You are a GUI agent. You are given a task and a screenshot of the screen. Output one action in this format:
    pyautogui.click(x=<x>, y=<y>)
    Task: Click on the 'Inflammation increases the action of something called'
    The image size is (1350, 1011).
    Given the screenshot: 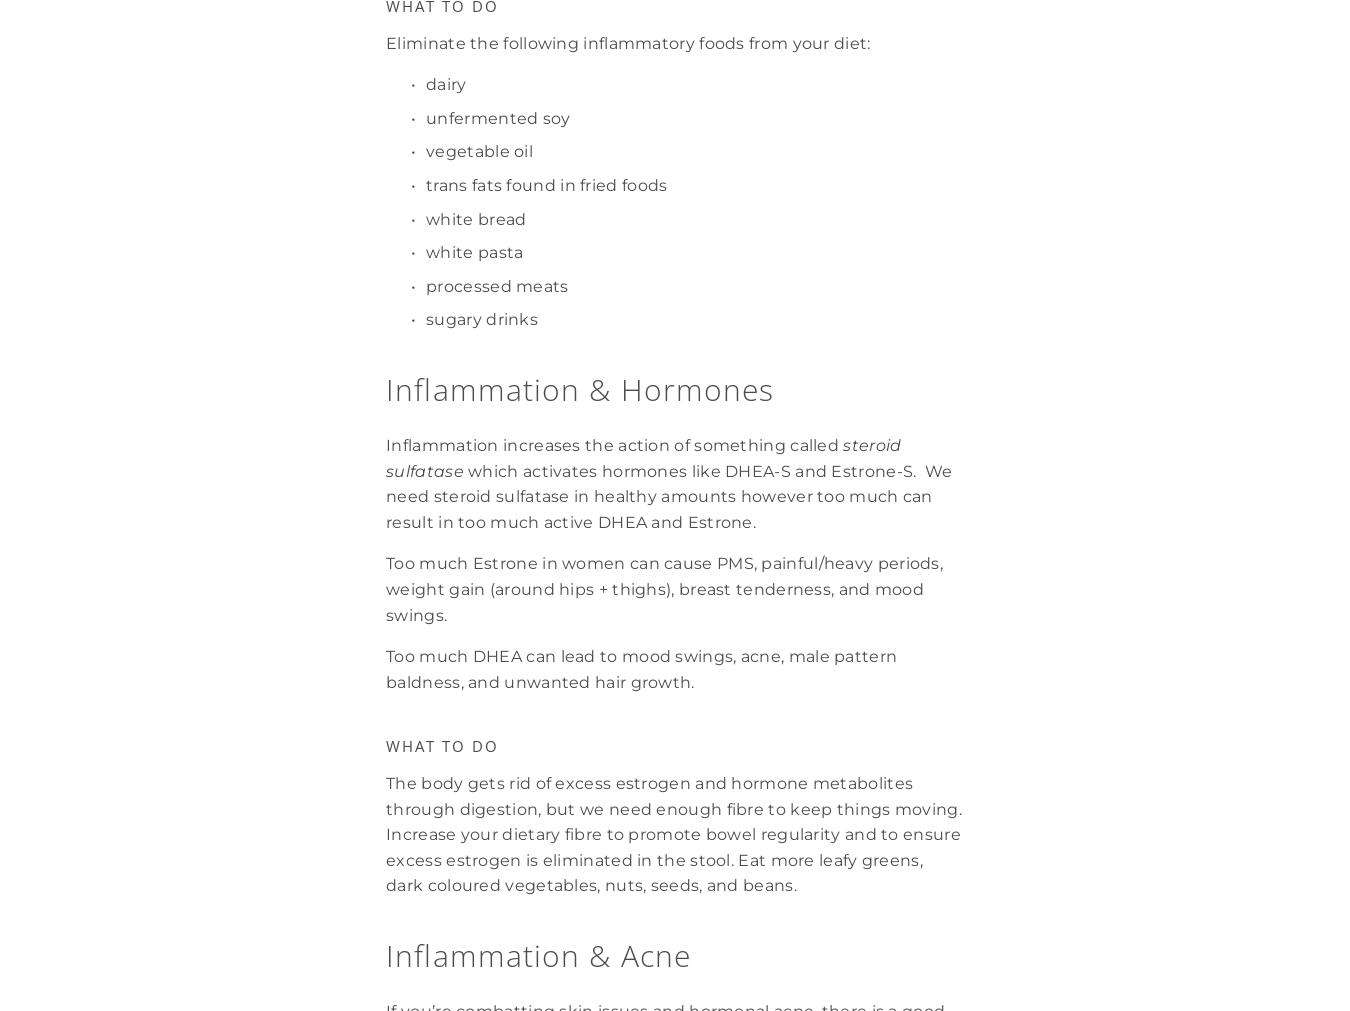 What is the action you would take?
    pyautogui.click(x=614, y=443)
    